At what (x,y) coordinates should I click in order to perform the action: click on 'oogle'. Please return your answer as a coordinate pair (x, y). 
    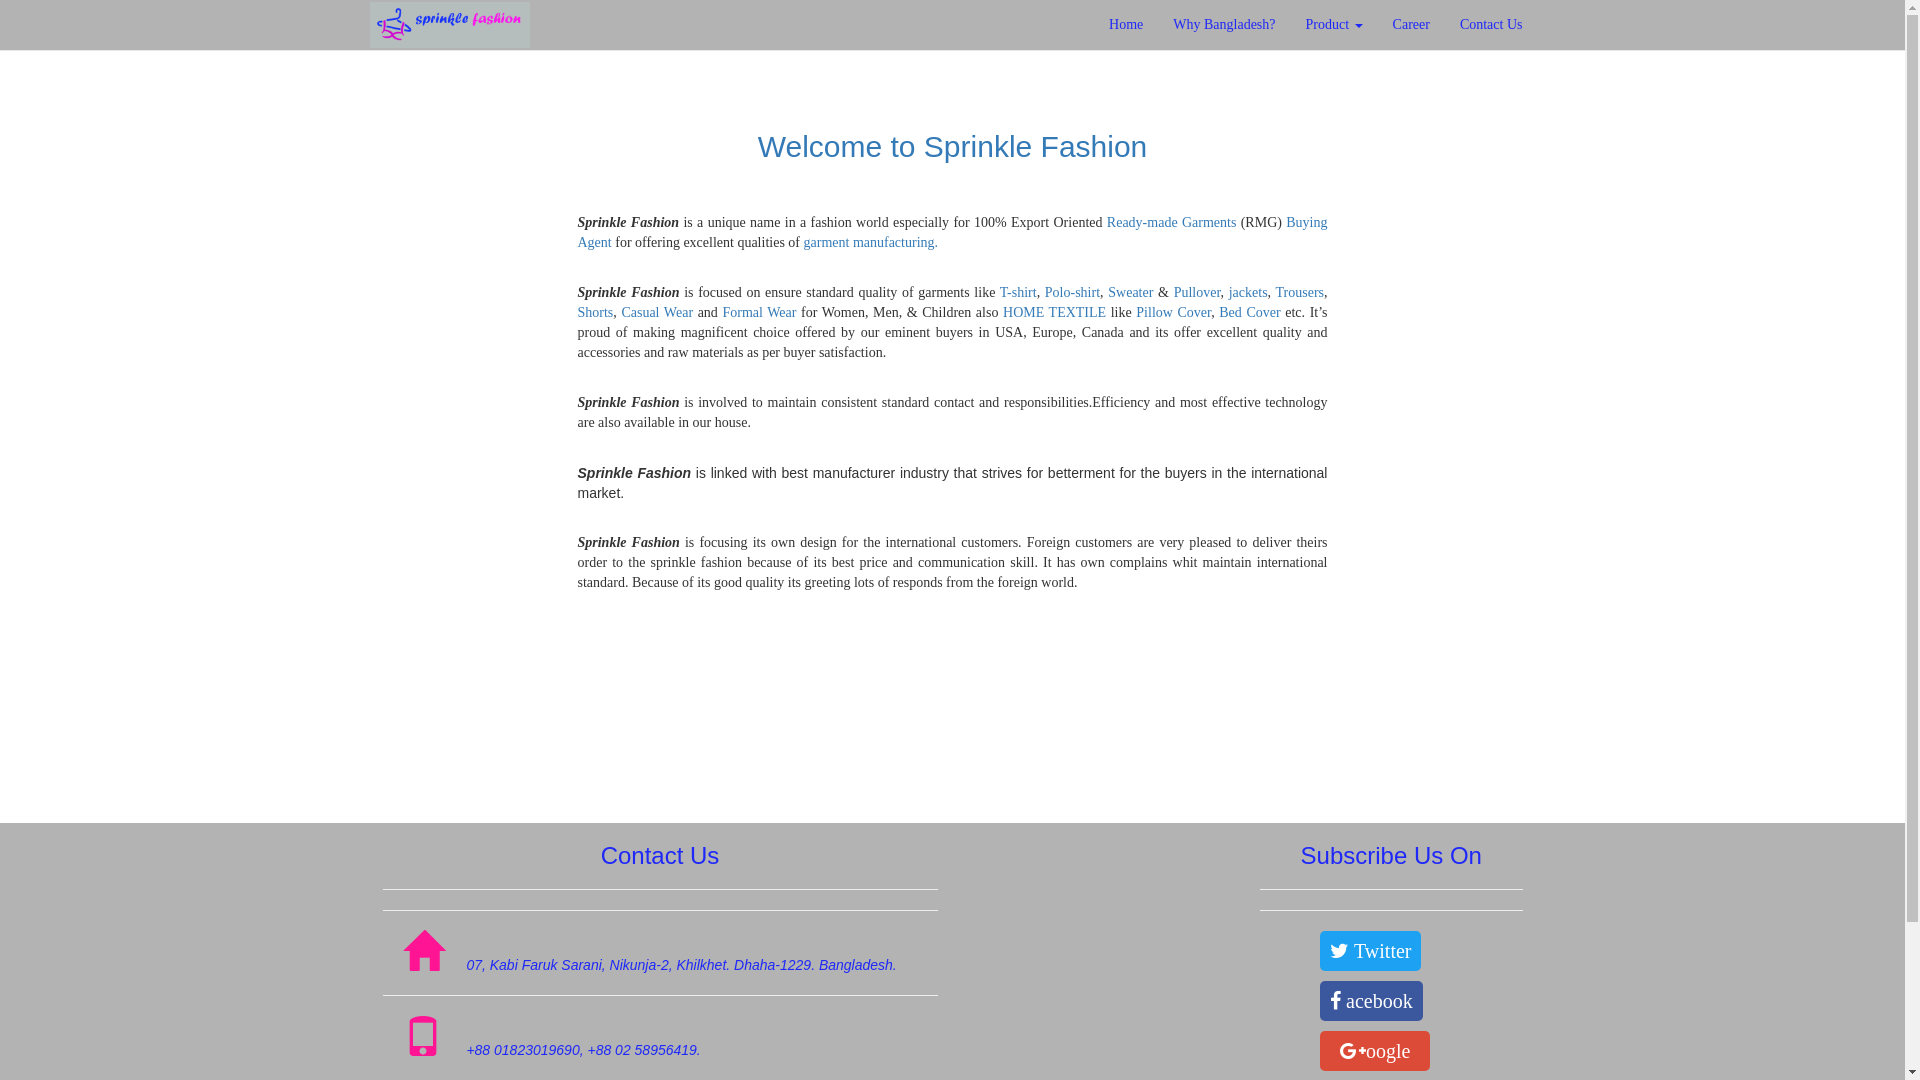
    Looking at the image, I should click on (1373, 1049).